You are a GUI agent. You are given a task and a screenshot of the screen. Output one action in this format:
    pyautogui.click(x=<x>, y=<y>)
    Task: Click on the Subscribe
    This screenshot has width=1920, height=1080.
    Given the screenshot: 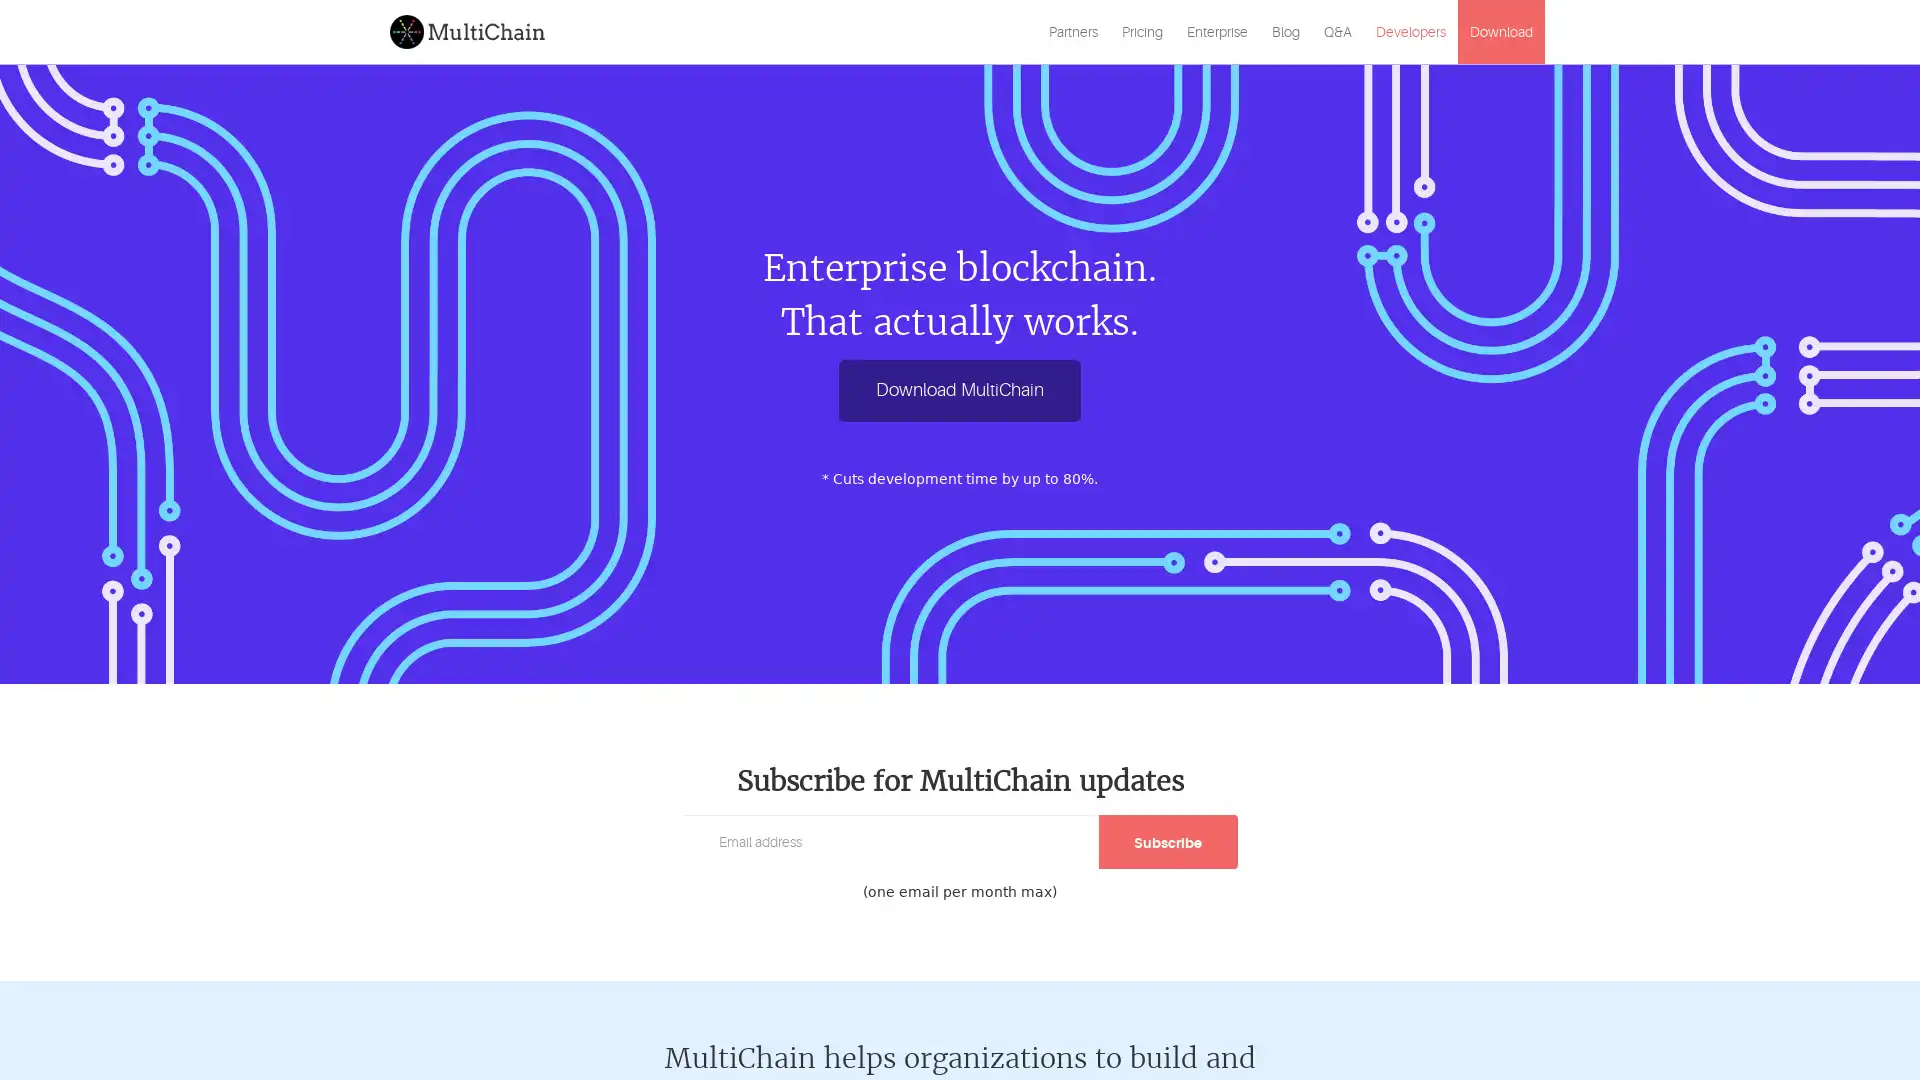 What is the action you would take?
    pyautogui.click(x=1167, y=840)
    